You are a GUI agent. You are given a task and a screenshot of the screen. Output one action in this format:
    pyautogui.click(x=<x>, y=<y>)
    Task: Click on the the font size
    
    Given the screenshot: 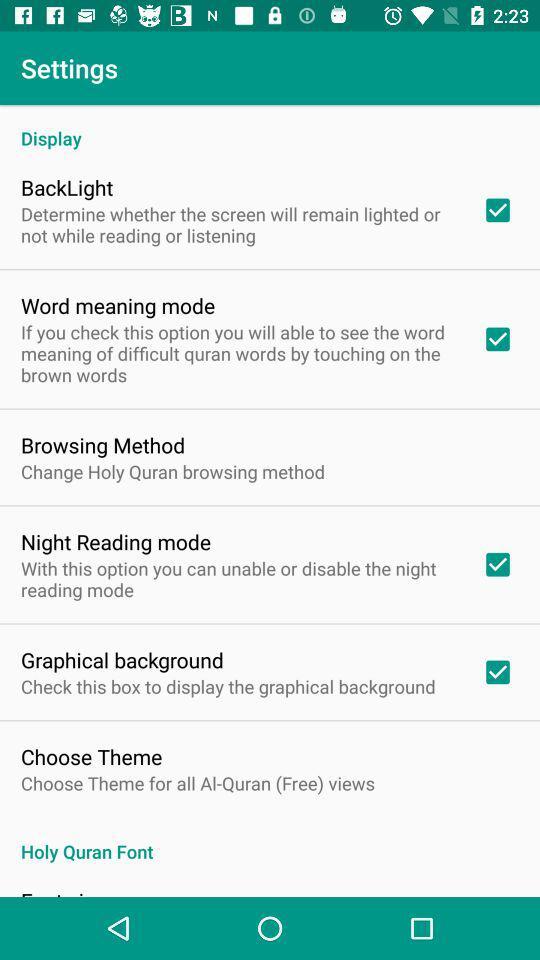 What is the action you would take?
    pyautogui.click(x=63, y=890)
    